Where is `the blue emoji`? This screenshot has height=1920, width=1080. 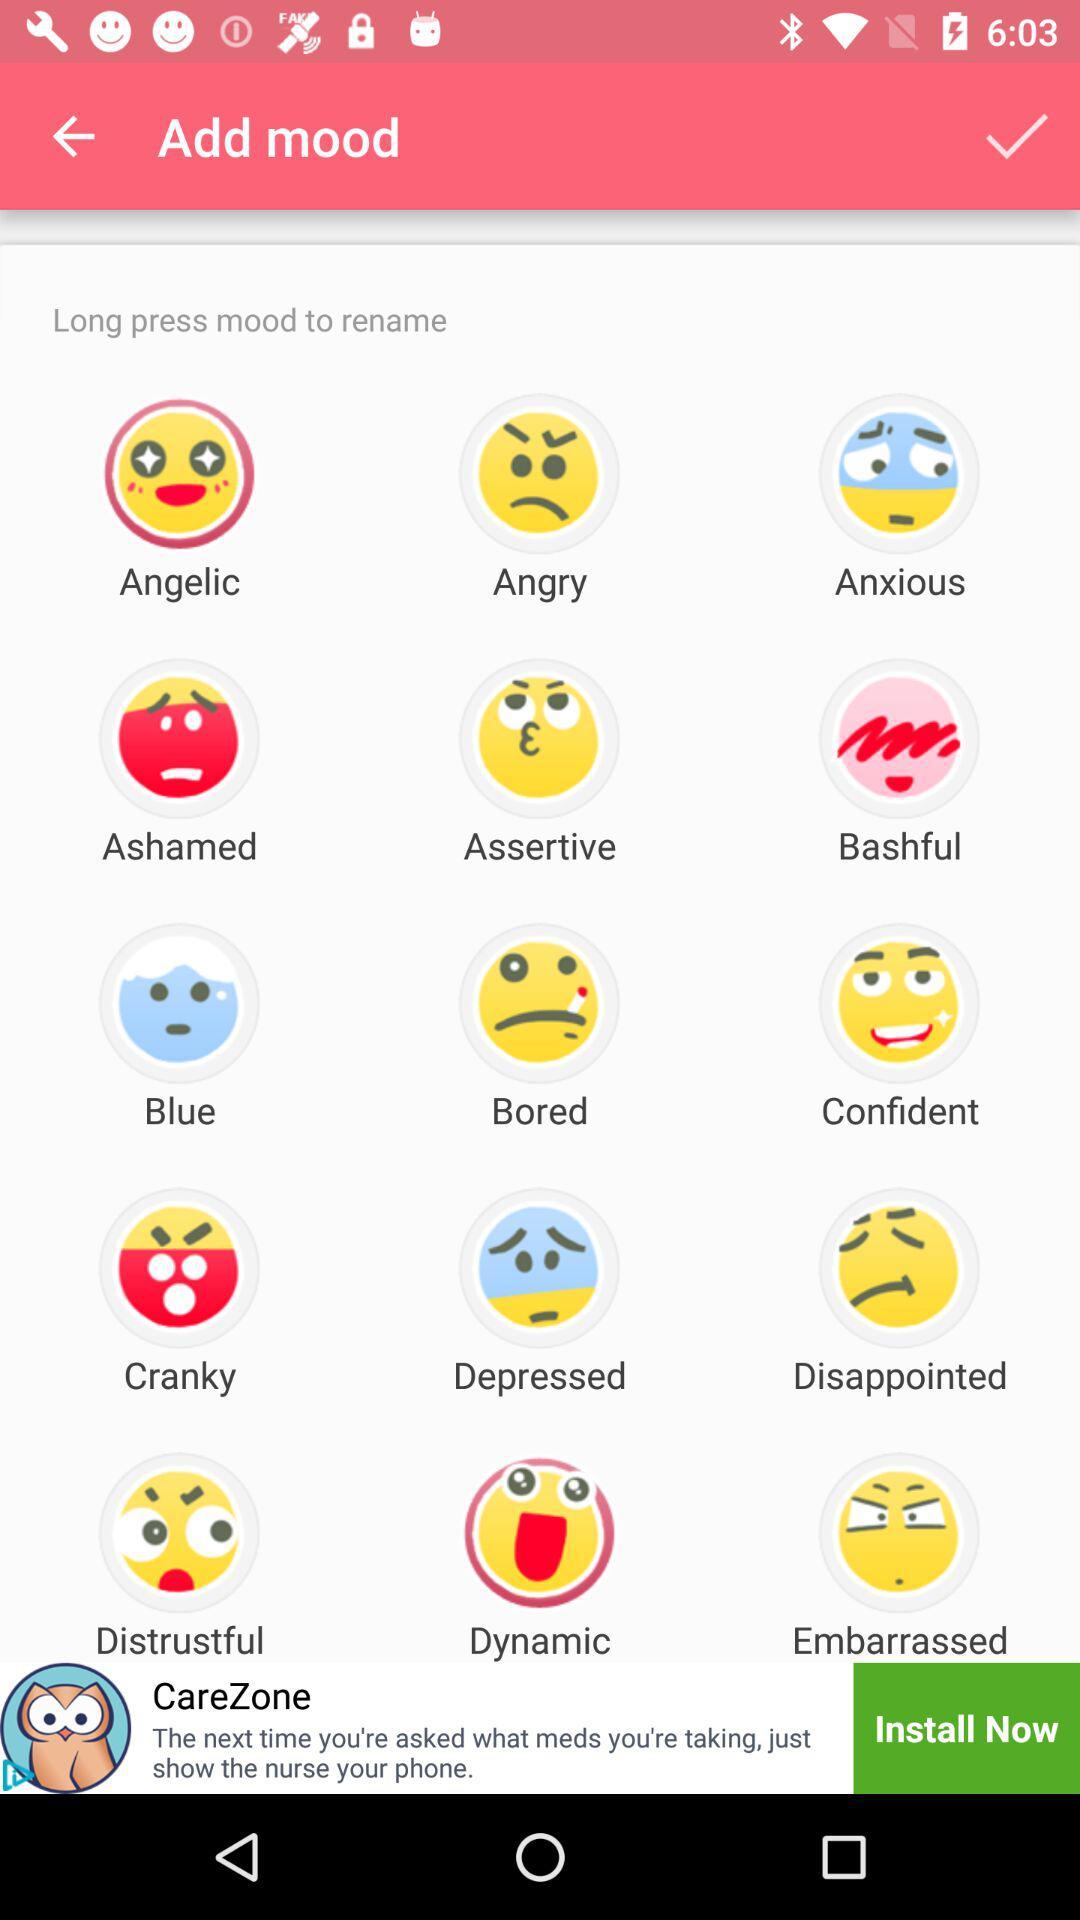
the blue emoji is located at coordinates (178, 1003).